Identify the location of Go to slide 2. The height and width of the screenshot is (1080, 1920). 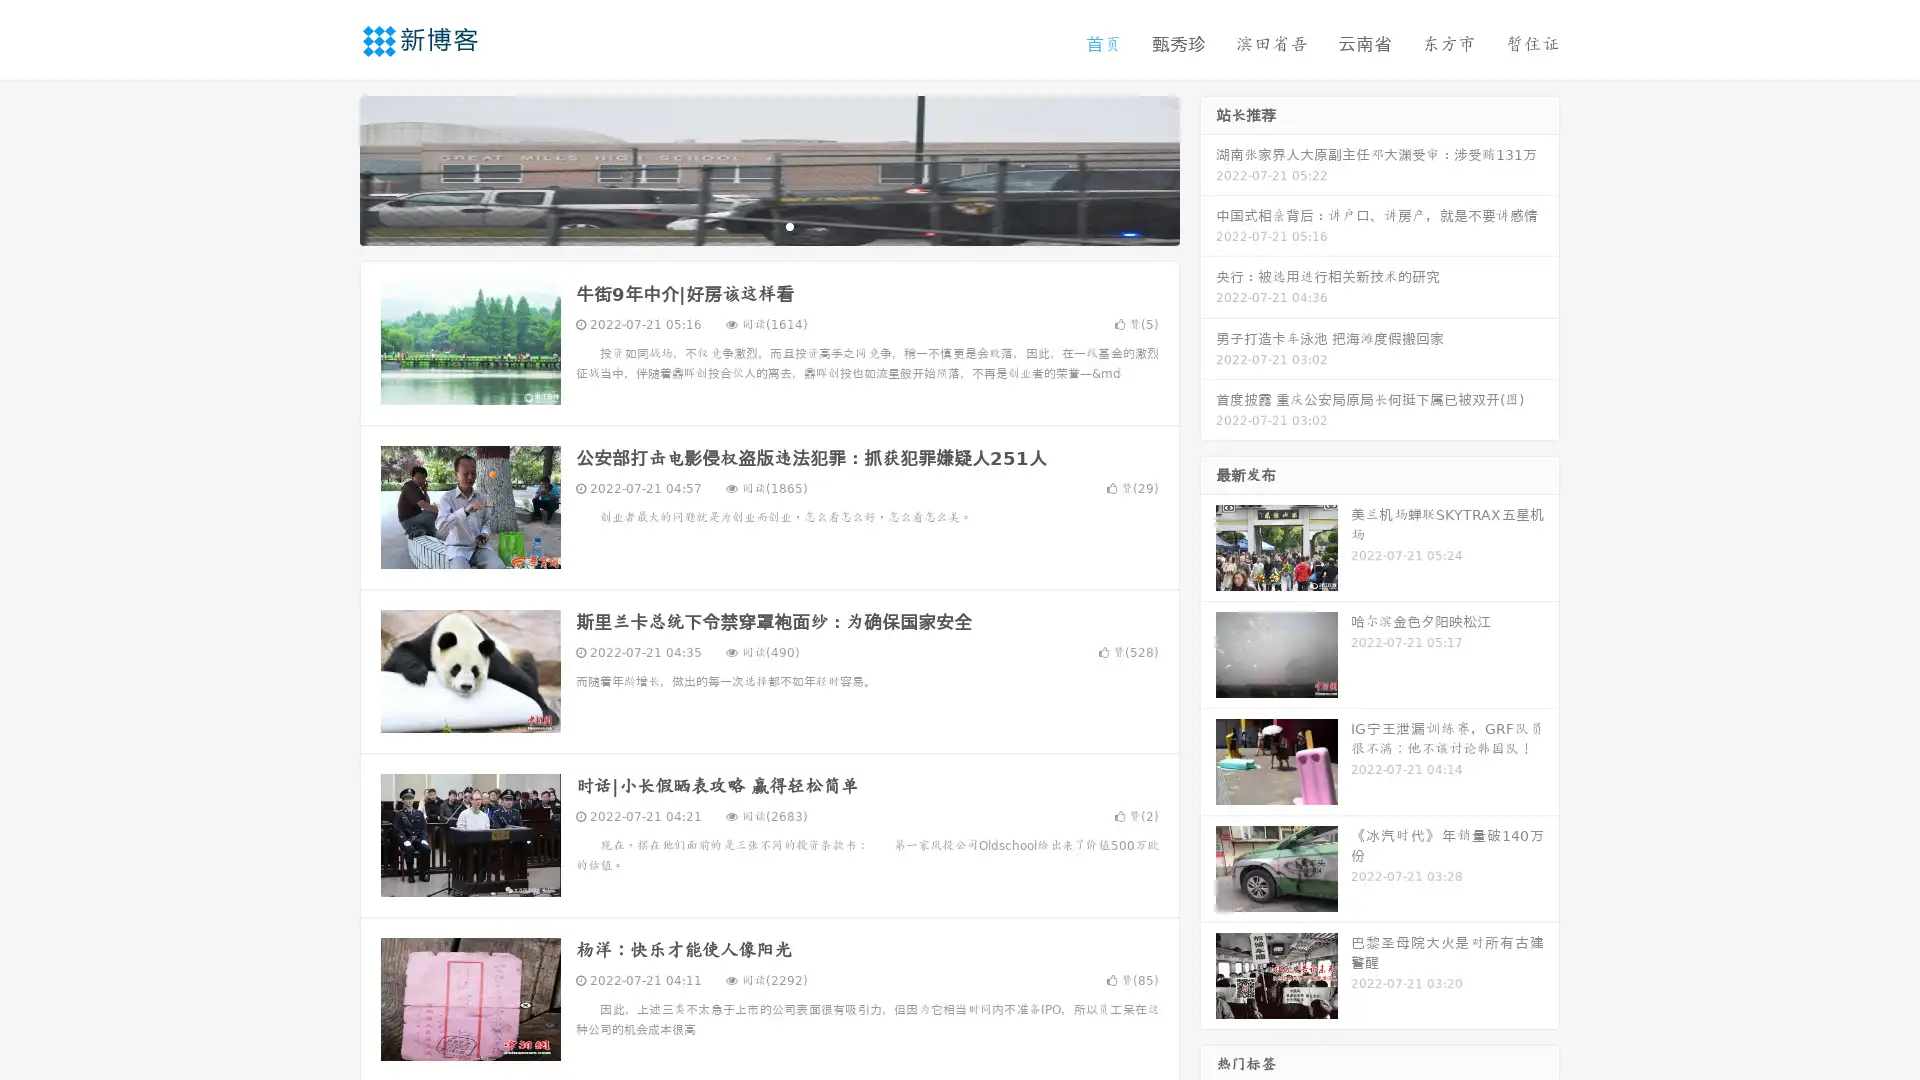
(768, 225).